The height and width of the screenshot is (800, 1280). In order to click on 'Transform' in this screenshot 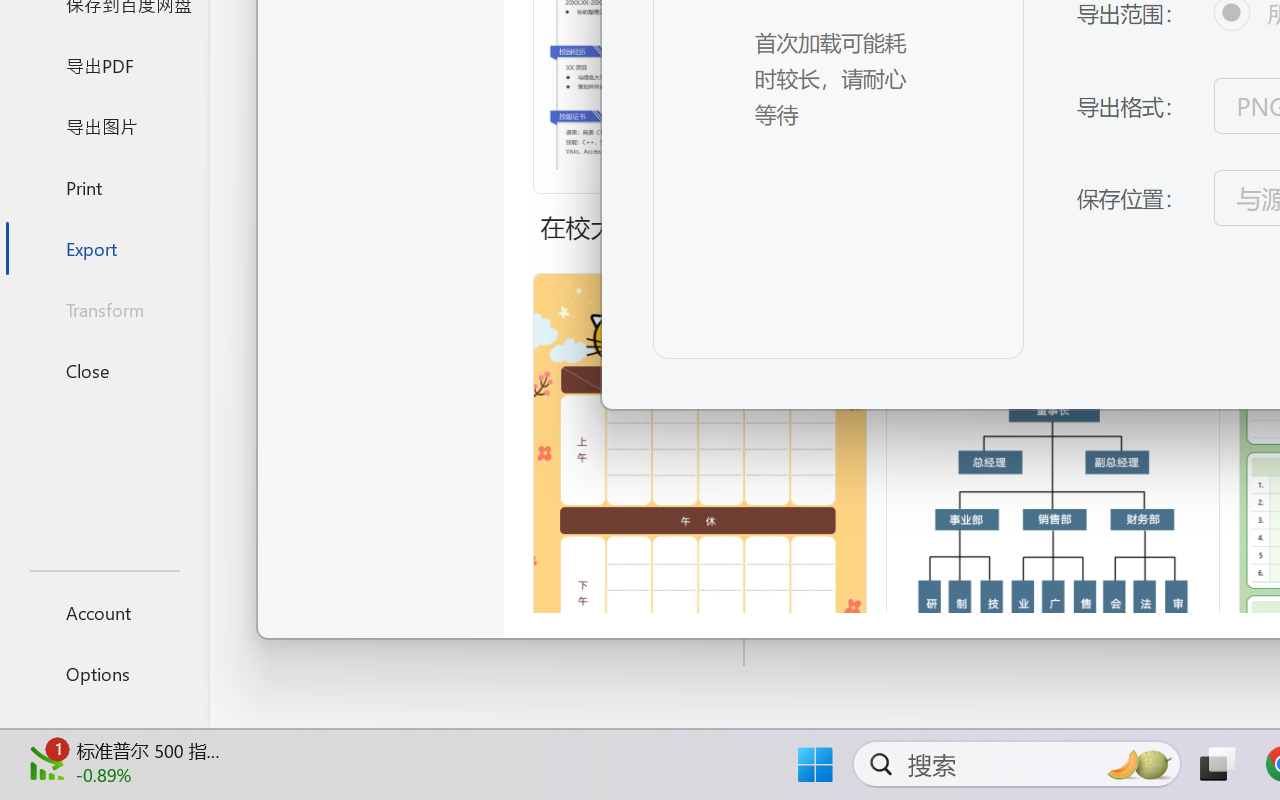, I will do `click(103, 308)`.